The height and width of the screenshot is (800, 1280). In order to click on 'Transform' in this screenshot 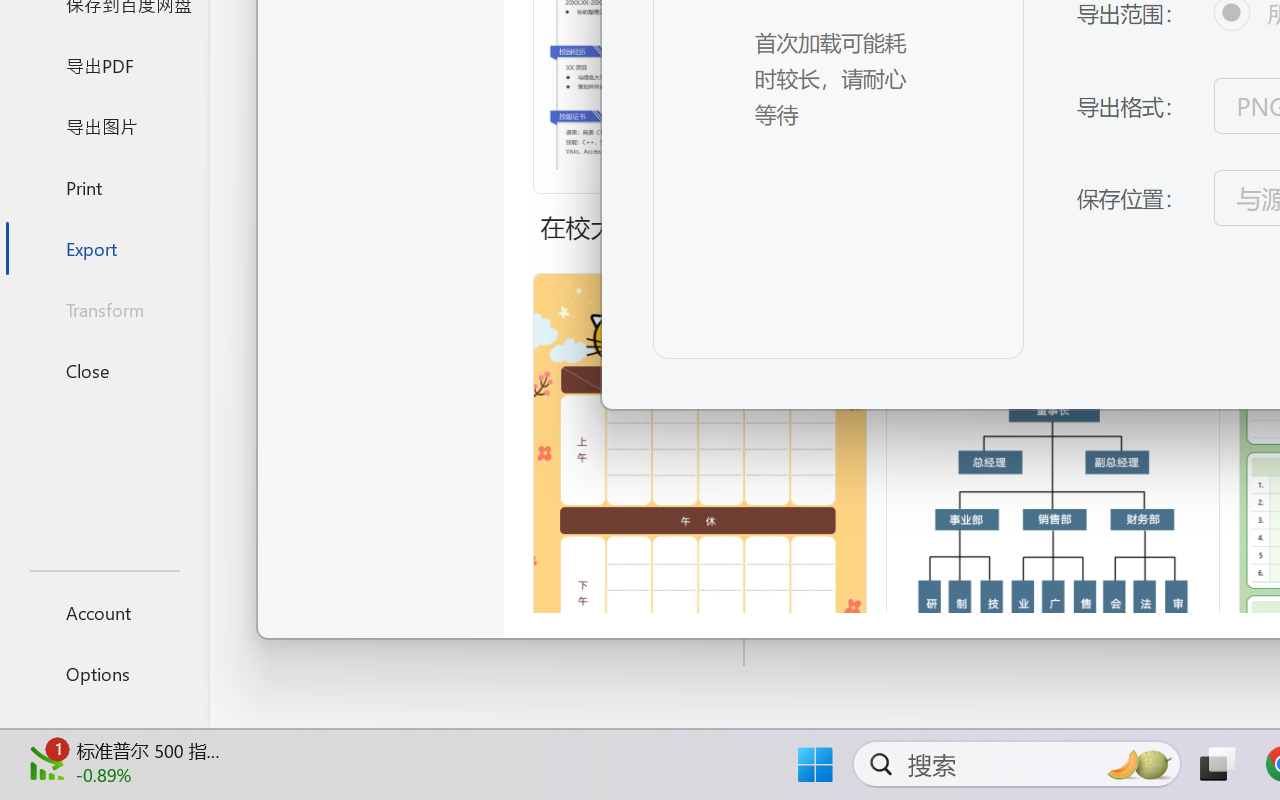, I will do `click(103, 308)`.